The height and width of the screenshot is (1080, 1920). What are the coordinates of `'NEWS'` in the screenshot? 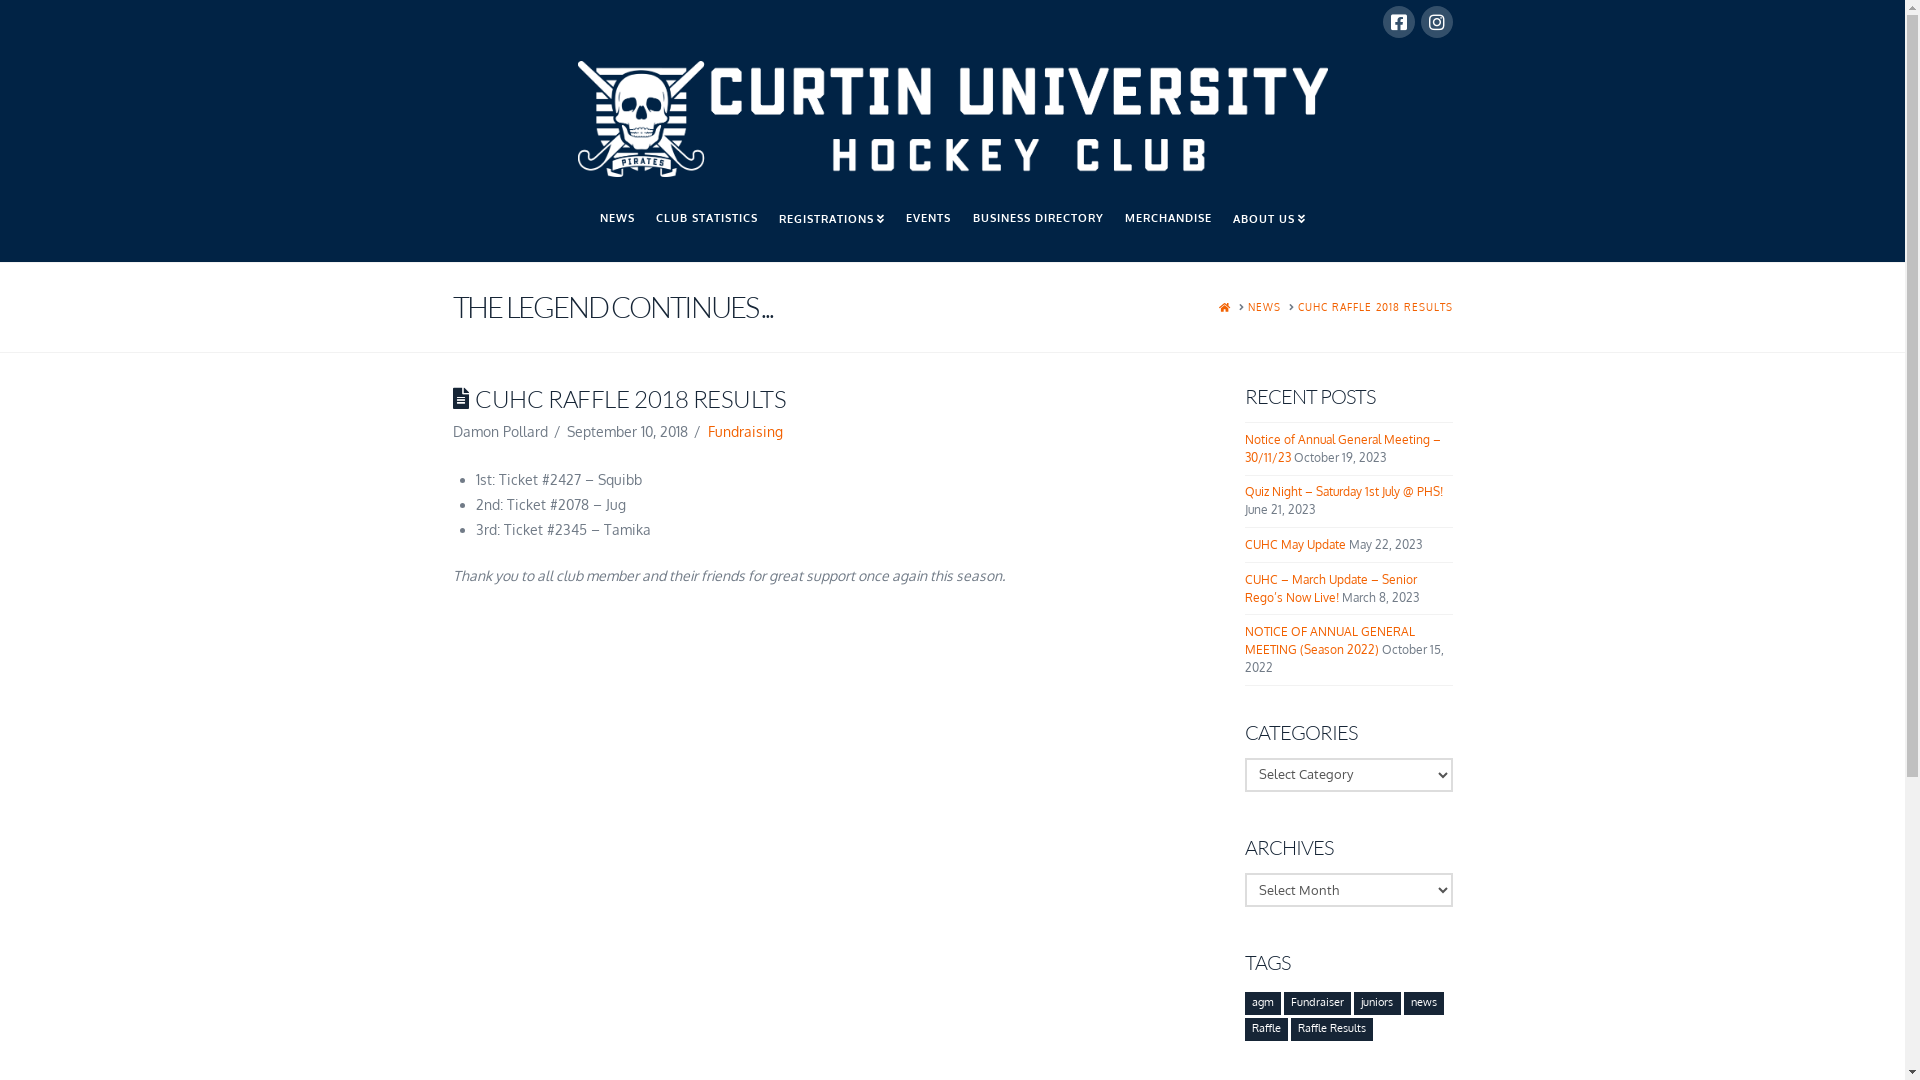 It's located at (1263, 307).